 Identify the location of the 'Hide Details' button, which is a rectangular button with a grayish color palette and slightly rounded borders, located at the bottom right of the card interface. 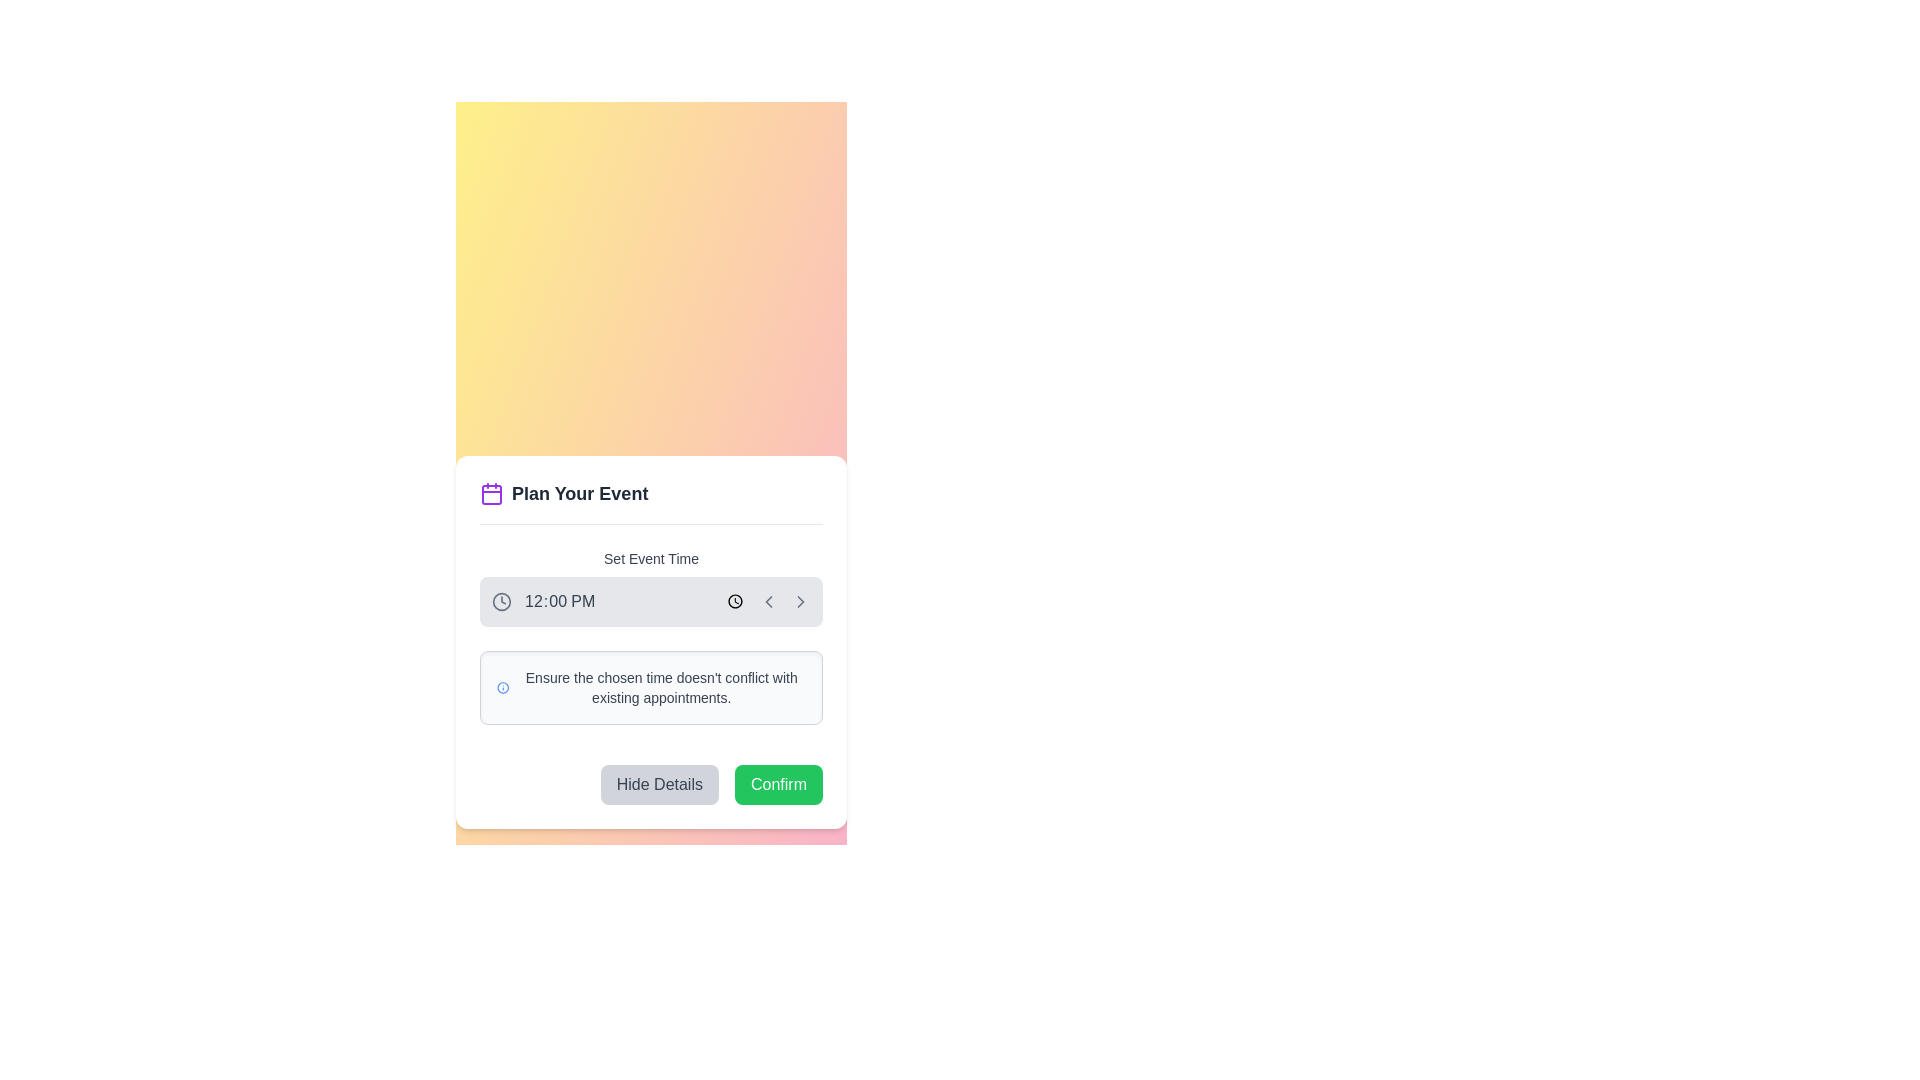
(659, 783).